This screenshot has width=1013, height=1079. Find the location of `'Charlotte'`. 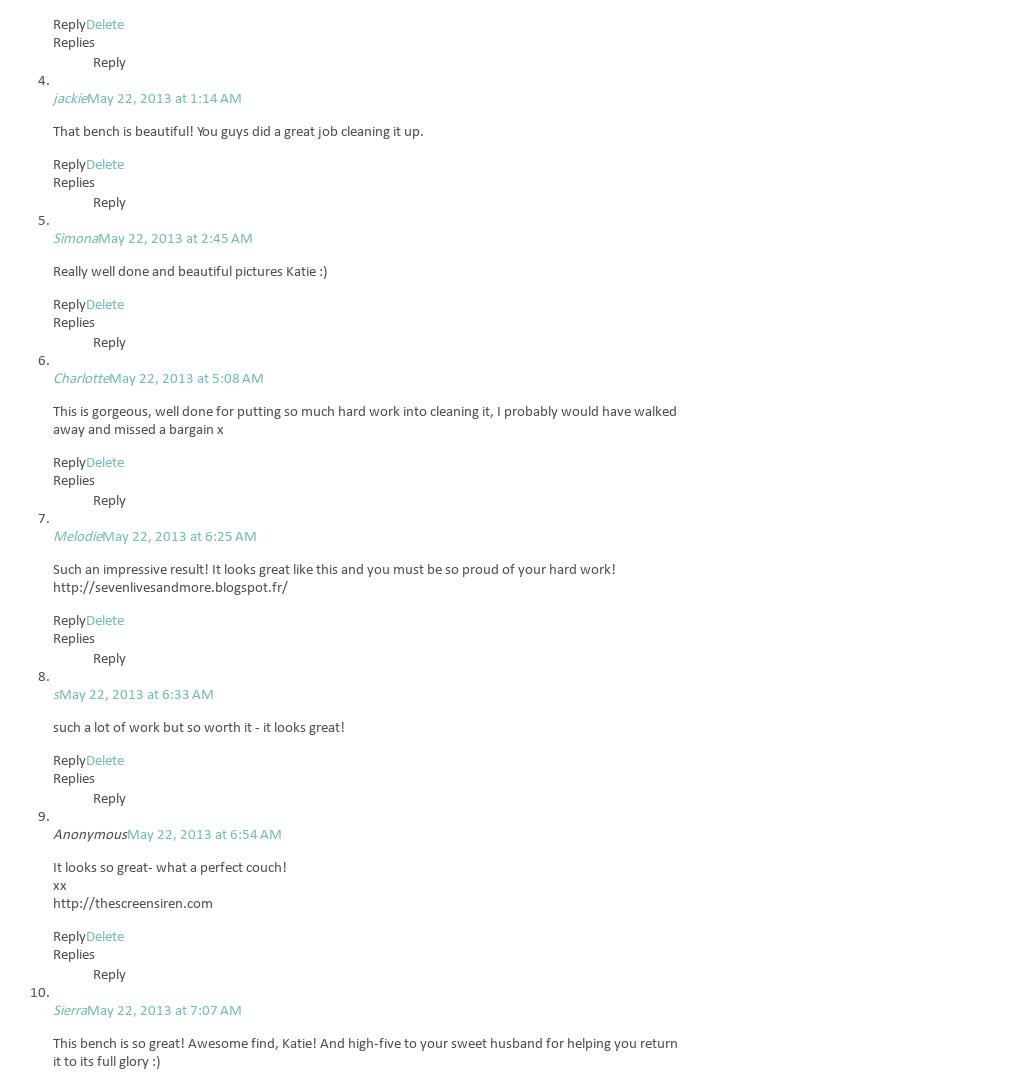

'Charlotte' is located at coordinates (80, 378).